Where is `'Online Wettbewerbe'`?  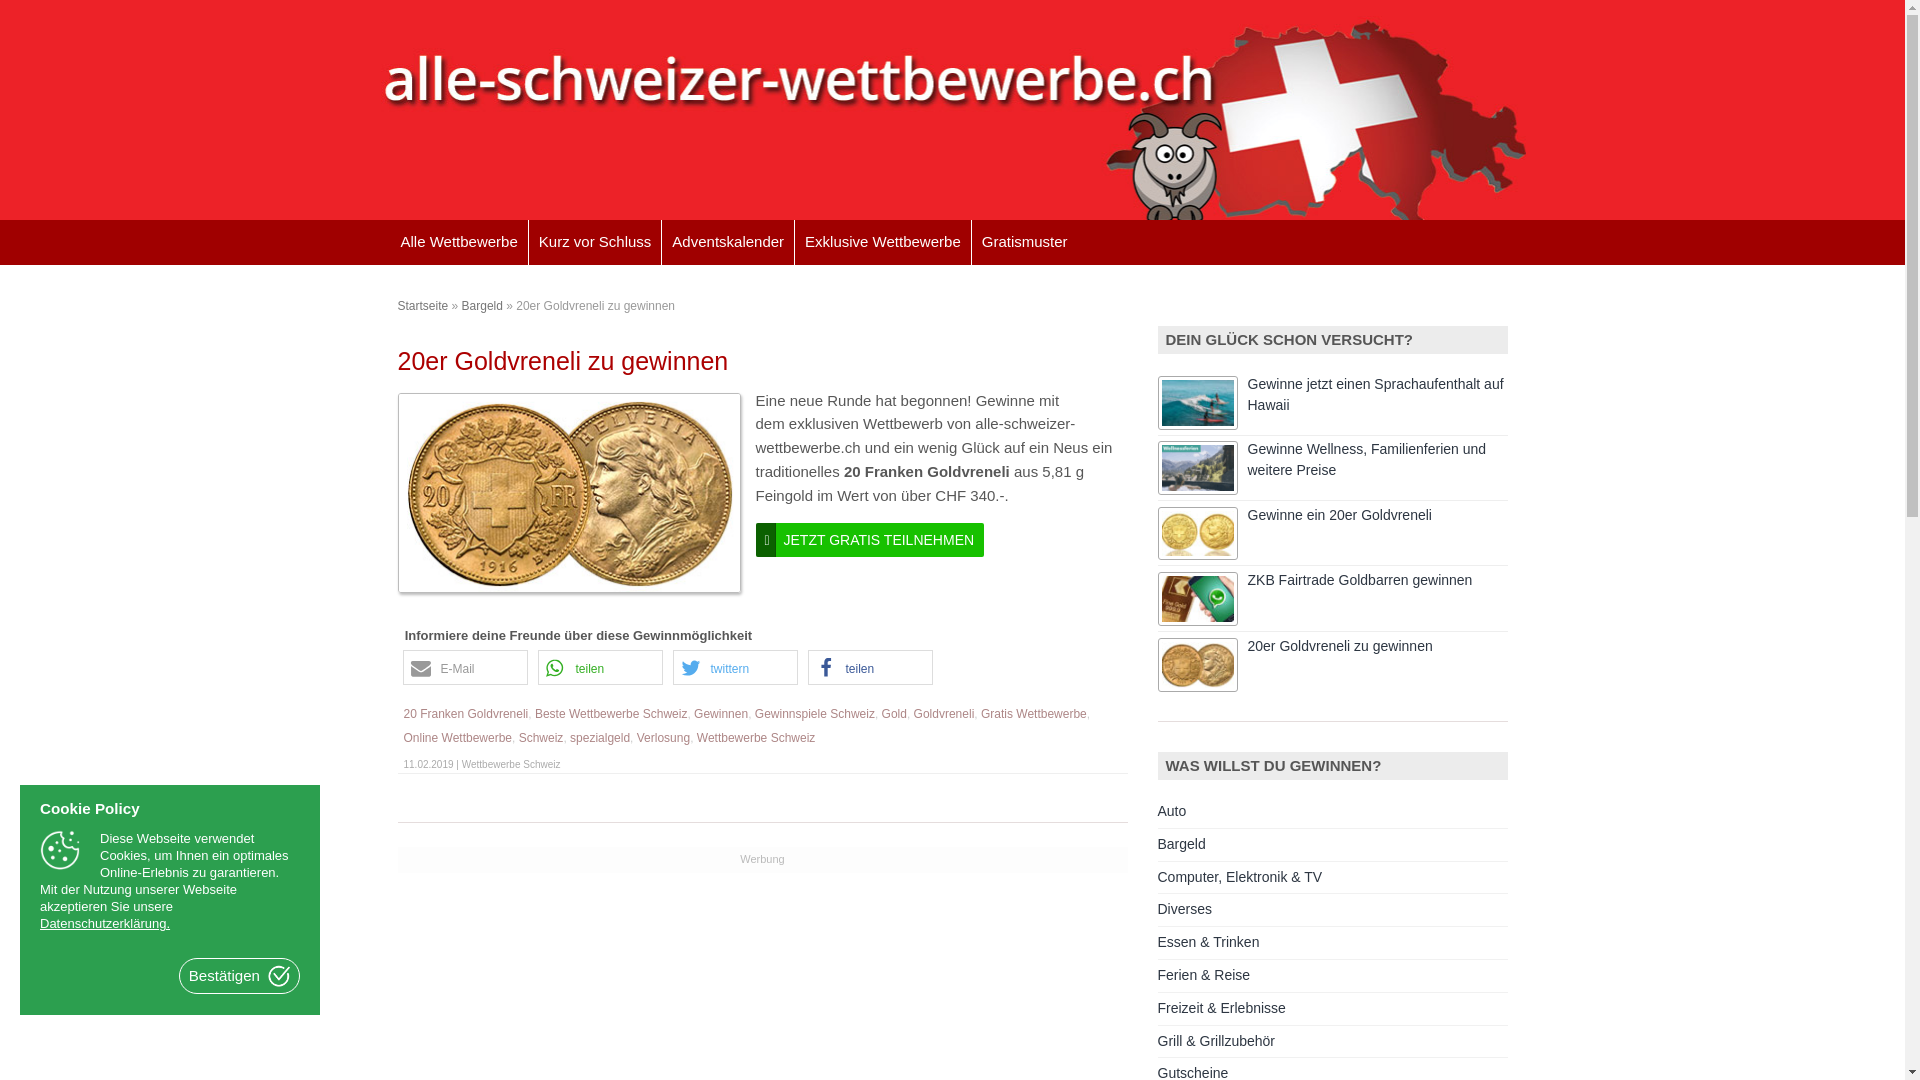
'Online Wettbewerbe' is located at coordinates (457, 737).